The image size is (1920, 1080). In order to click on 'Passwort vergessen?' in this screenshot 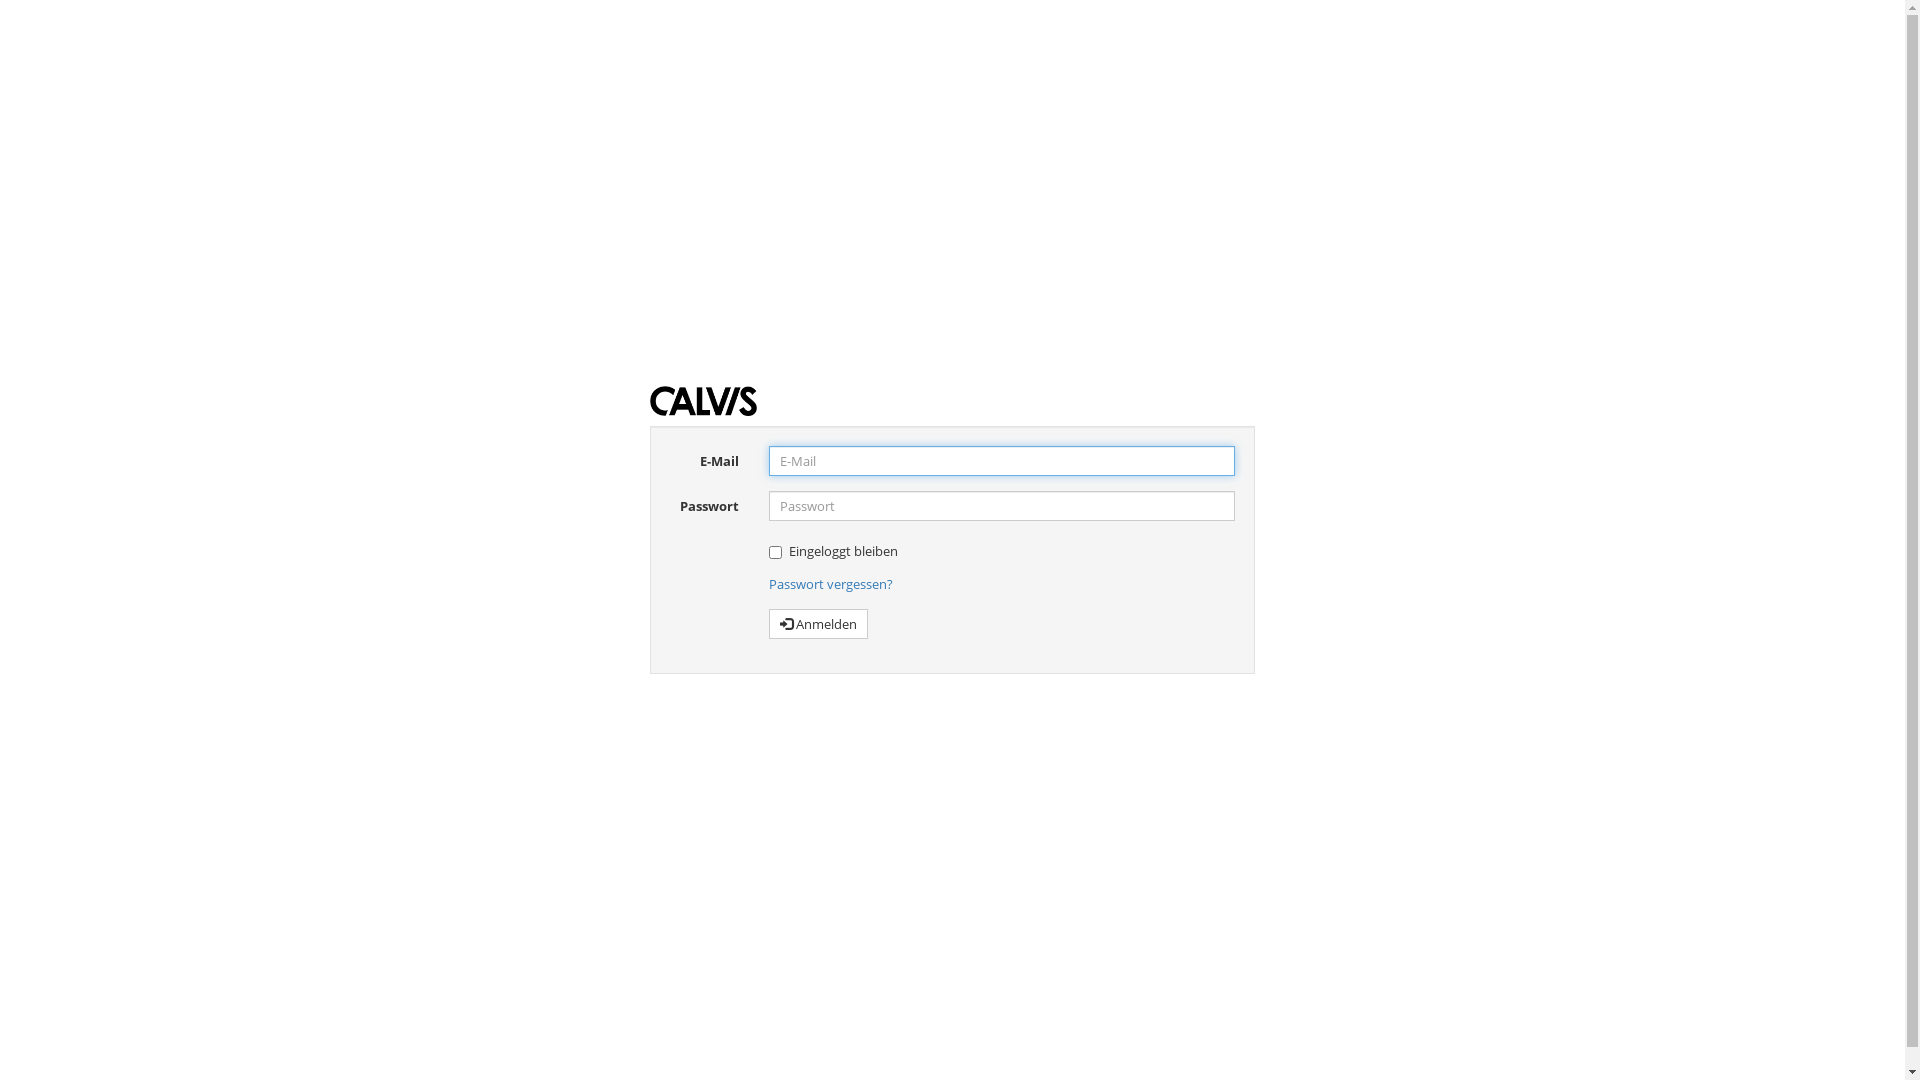, I will do `click(830, 583)`.